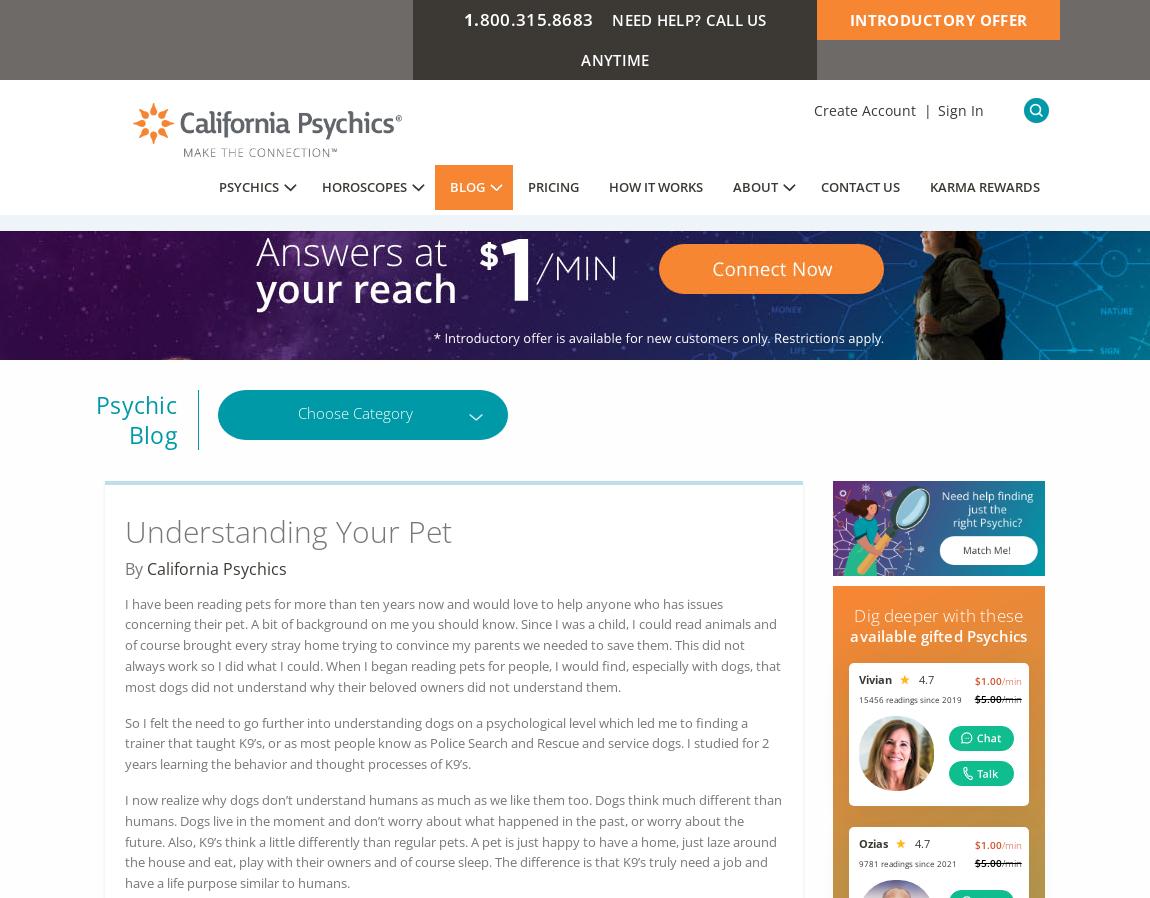 This screenshot has width=1150, height=898. What do you see at coordinates (216, 566) in the screenshot?
I see `'California Psychics'` at bounding box center [216, 566].